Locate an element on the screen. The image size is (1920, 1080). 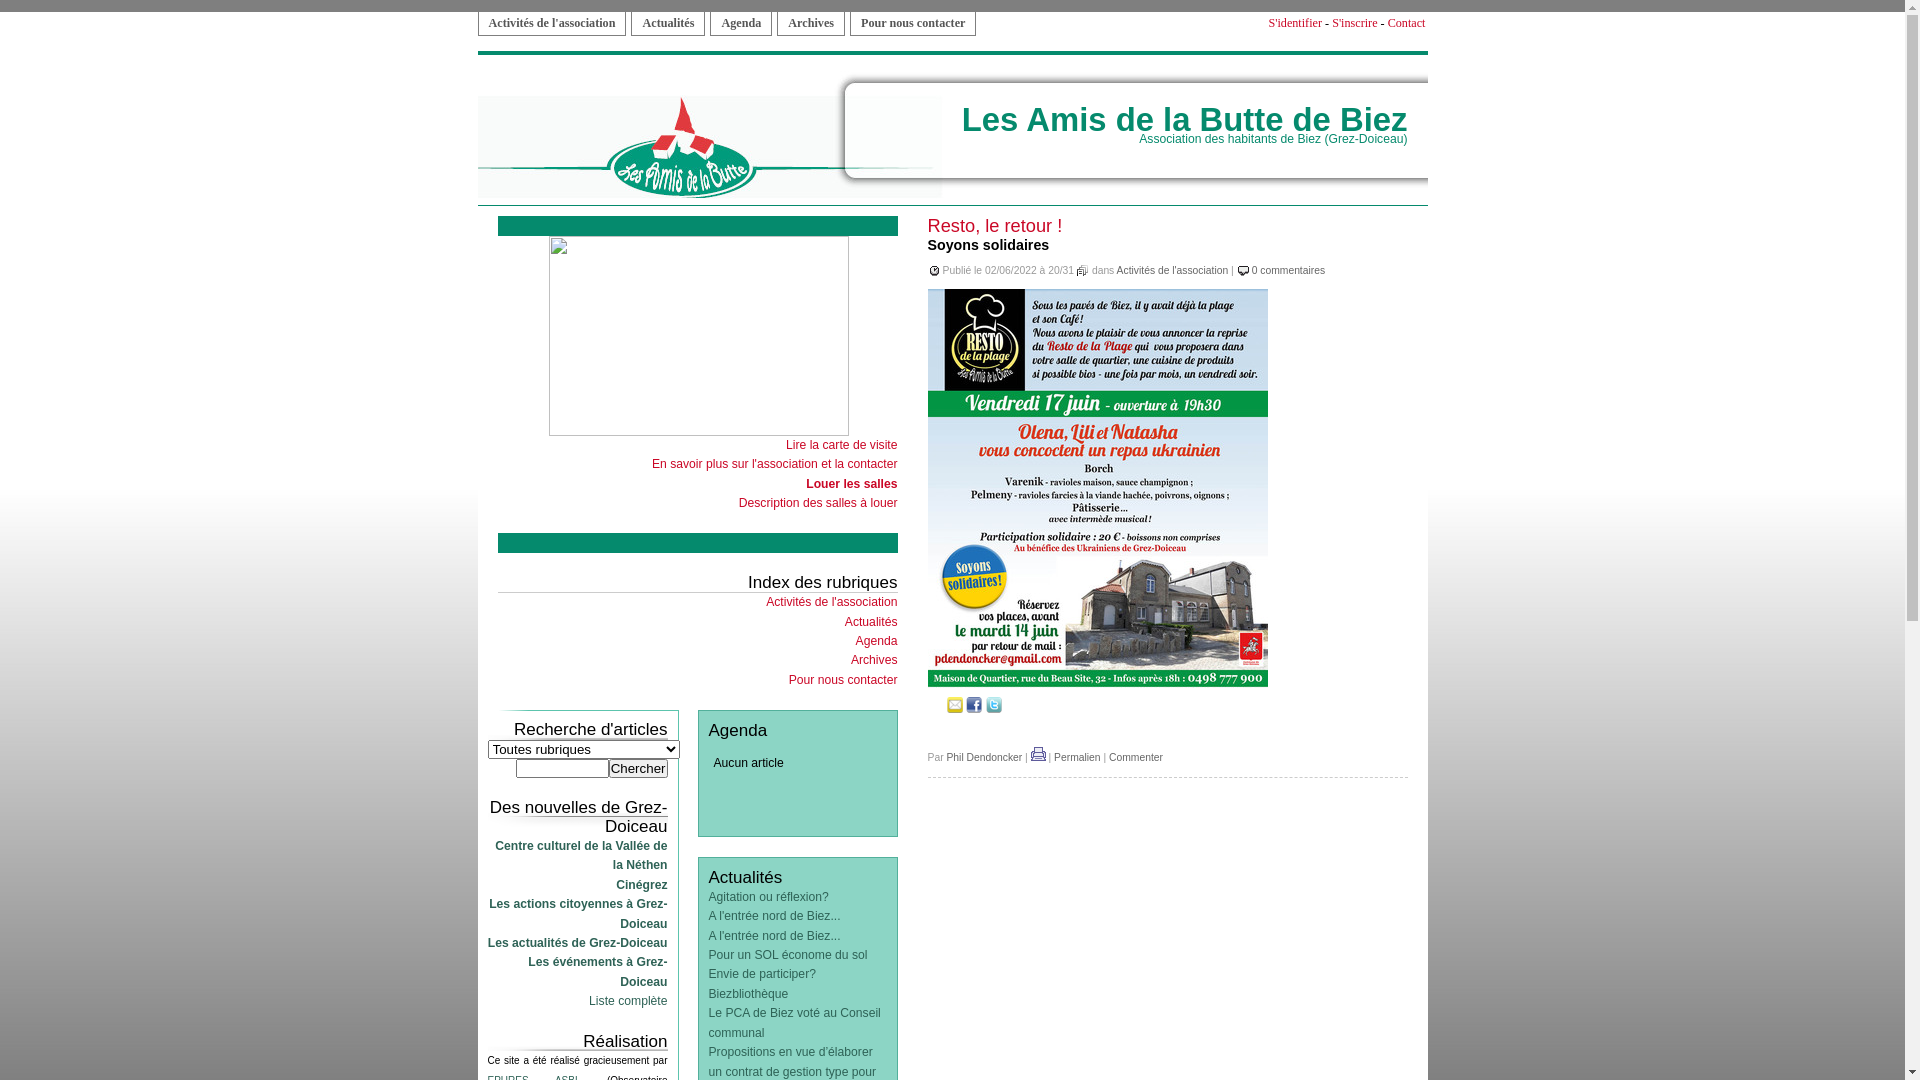
'Contact' is located at coordinates (1386, 23).